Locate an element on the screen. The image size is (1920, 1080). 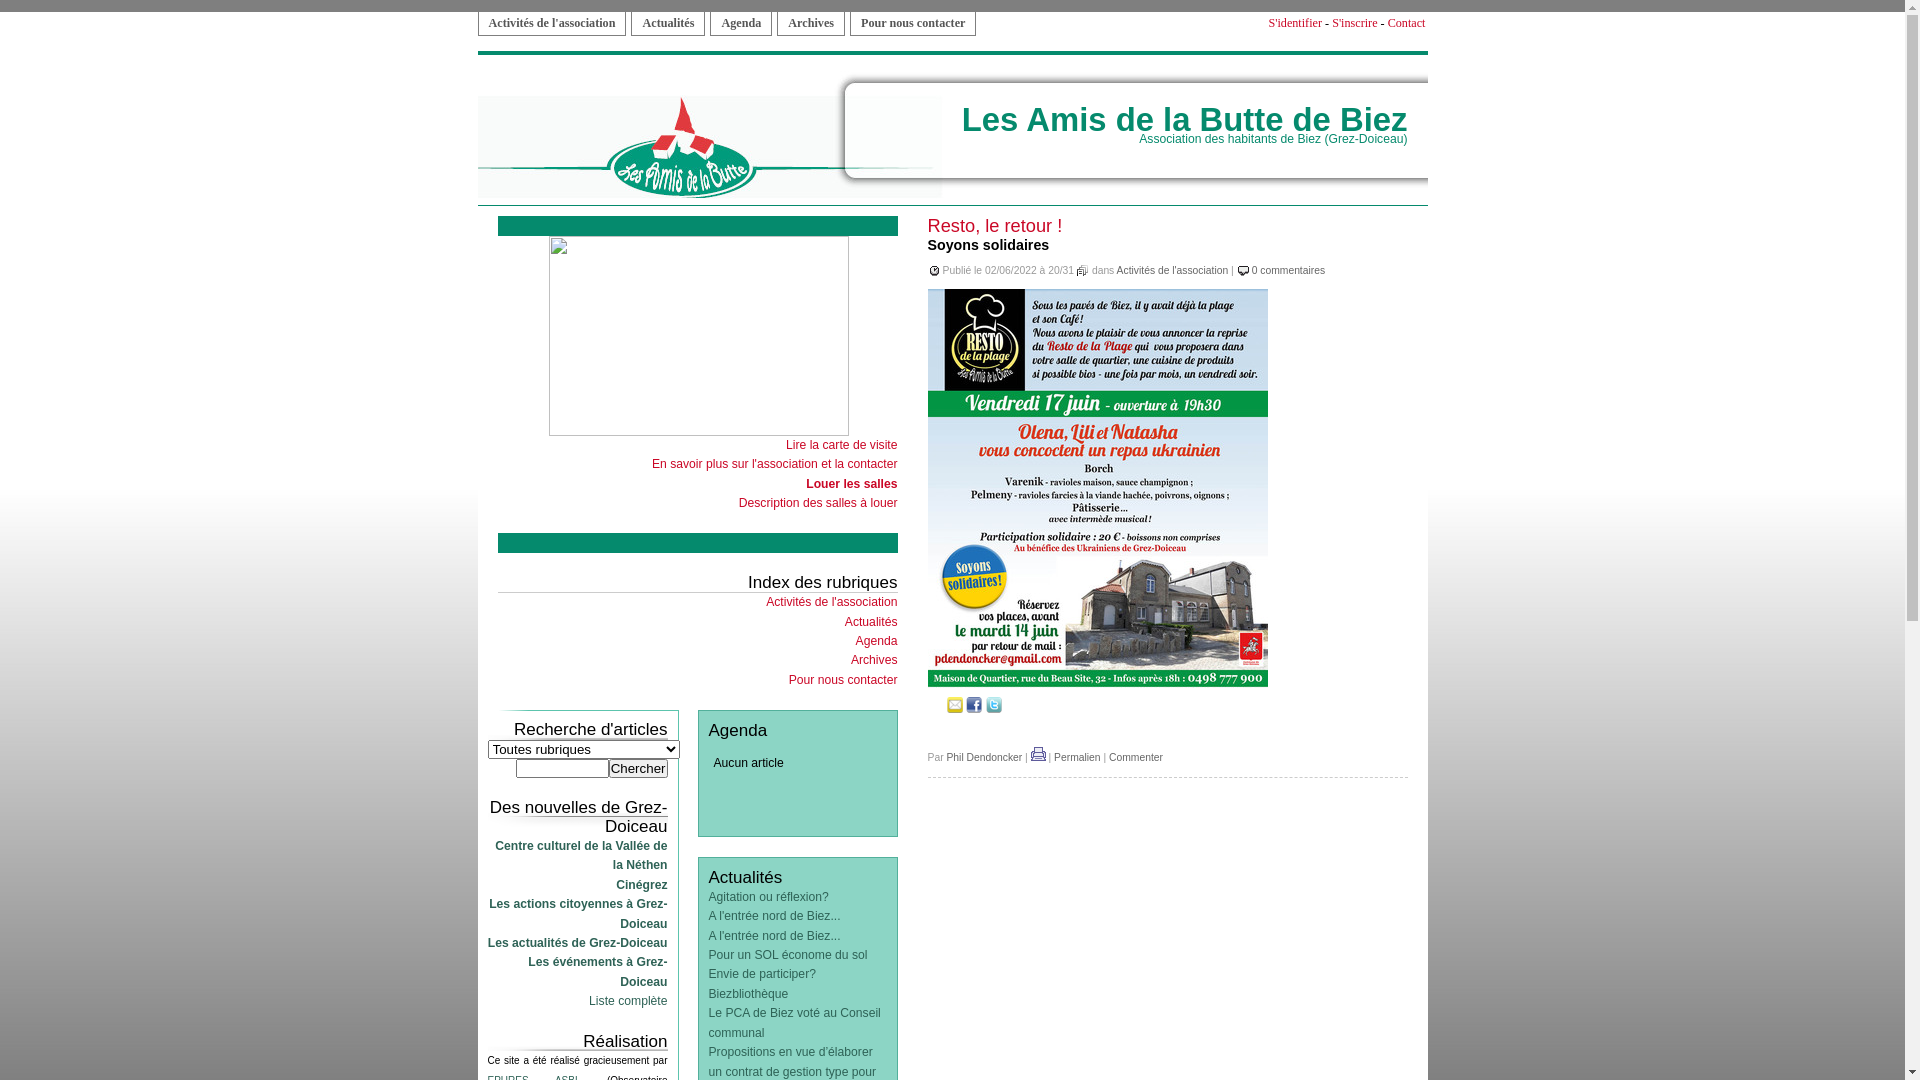
'Contact' is located at coordinates (1386, 23).